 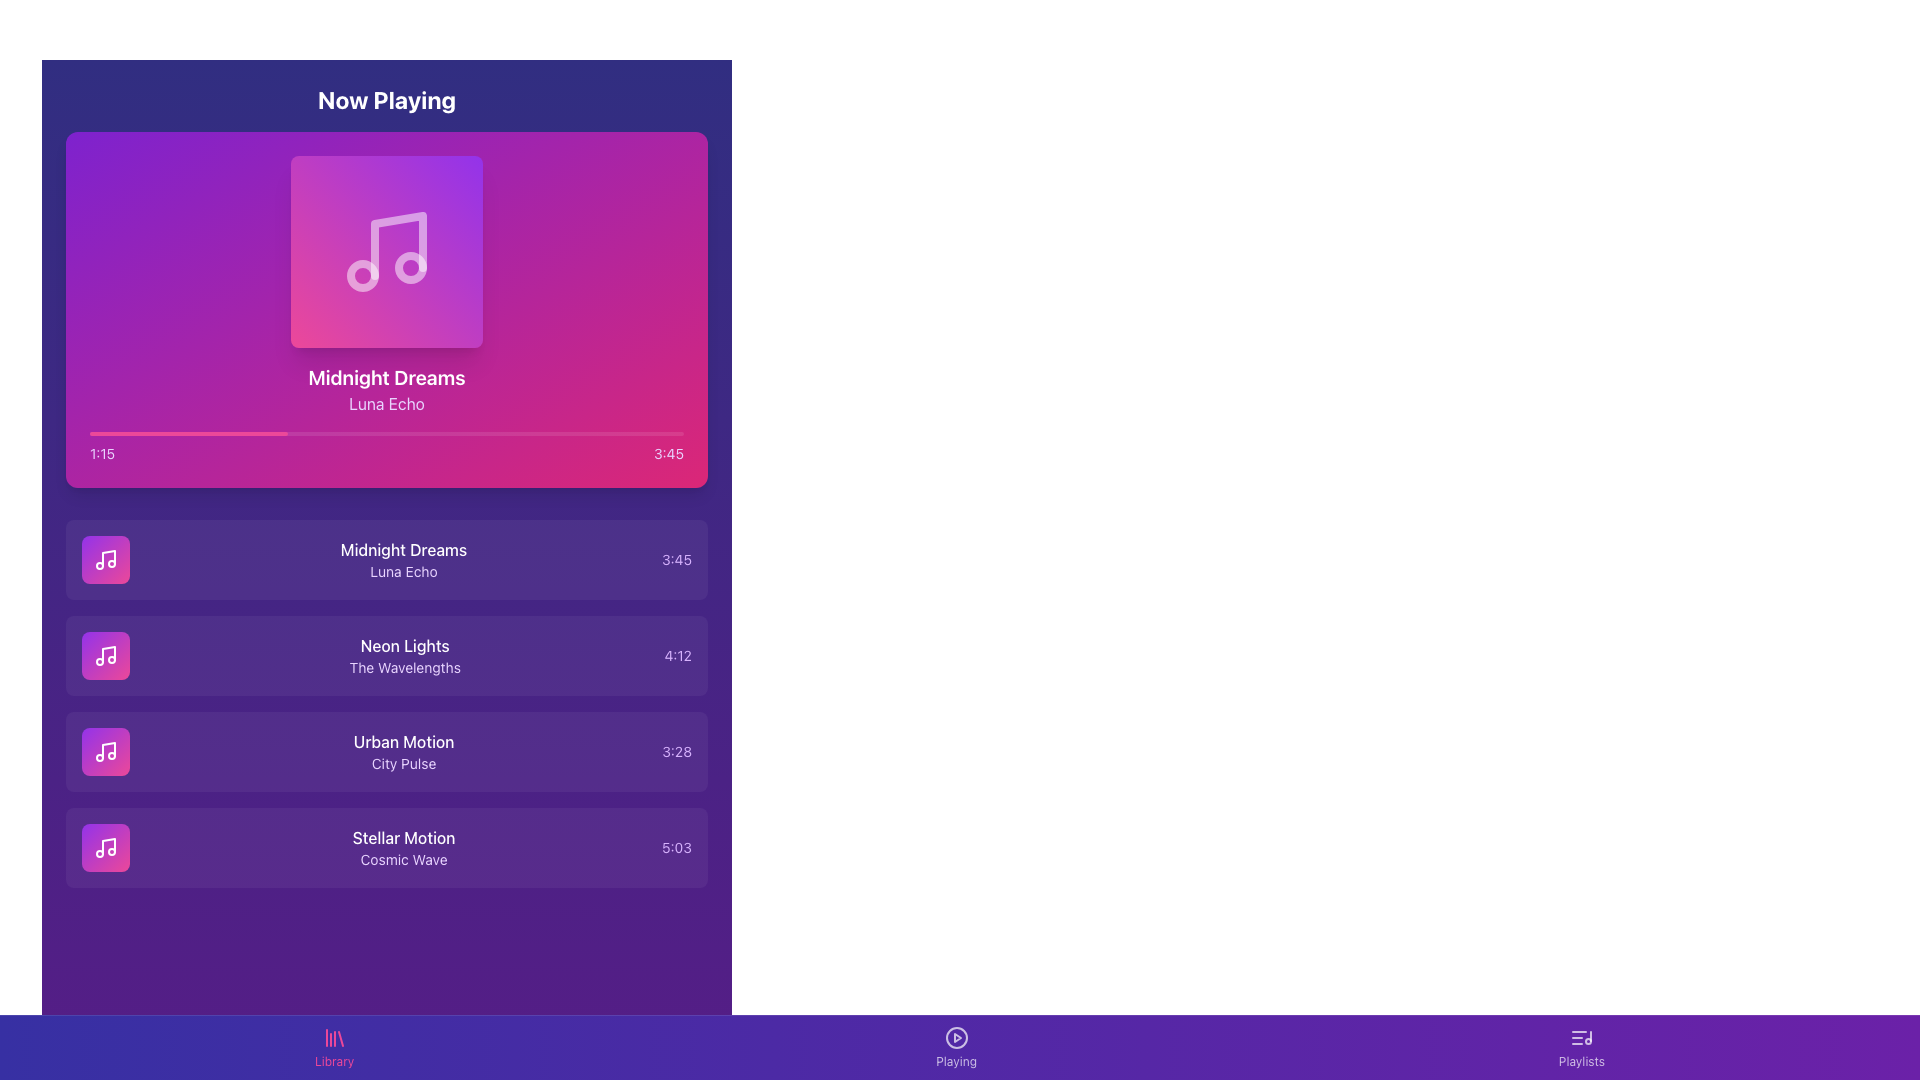 What do you see at coordinates (188, 433) in the screenshot?
I see `the progress indicator located under the 'Now Playing' section, which visually represents the elapsed time of a track or process` at bounding box center [188, 433].